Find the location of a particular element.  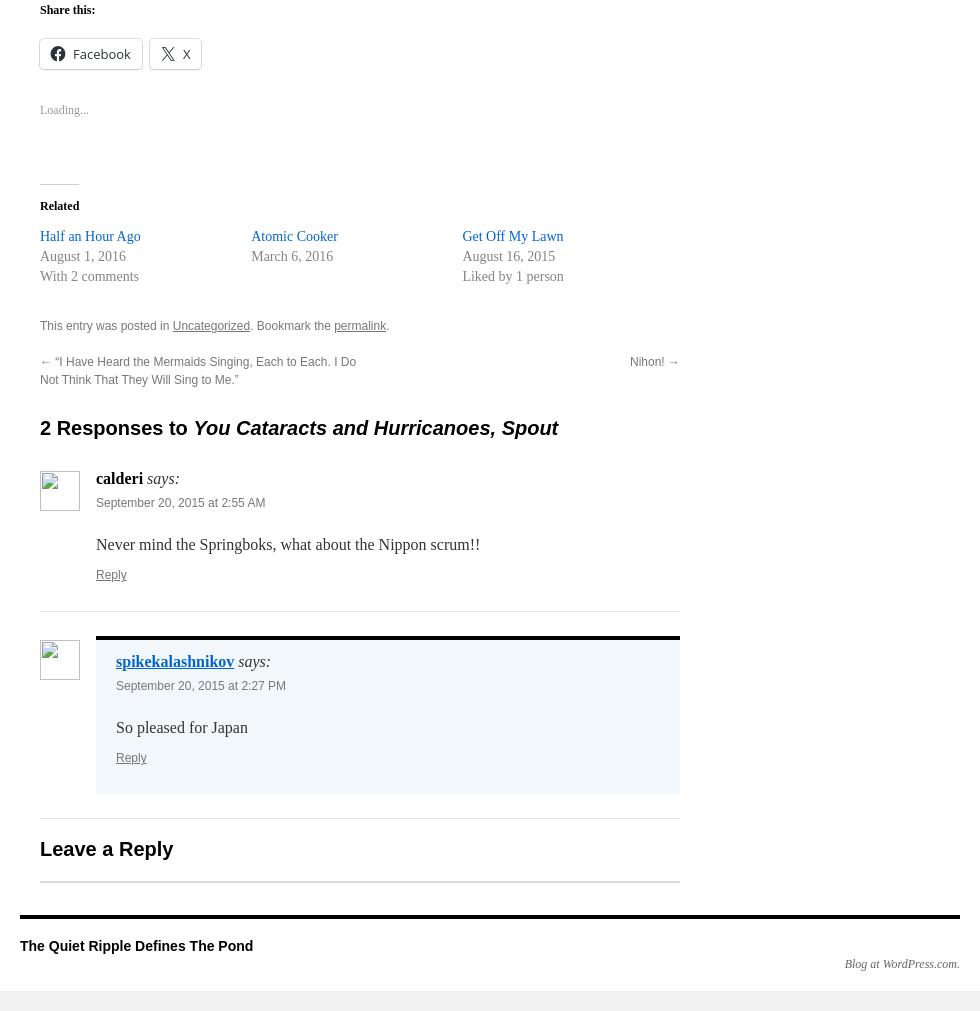

'“I Have Heard the Mermaids Singing, Each to Each.   I Do Not Think That They Will Sing to Me.”' is located at coordinates (197, 370).